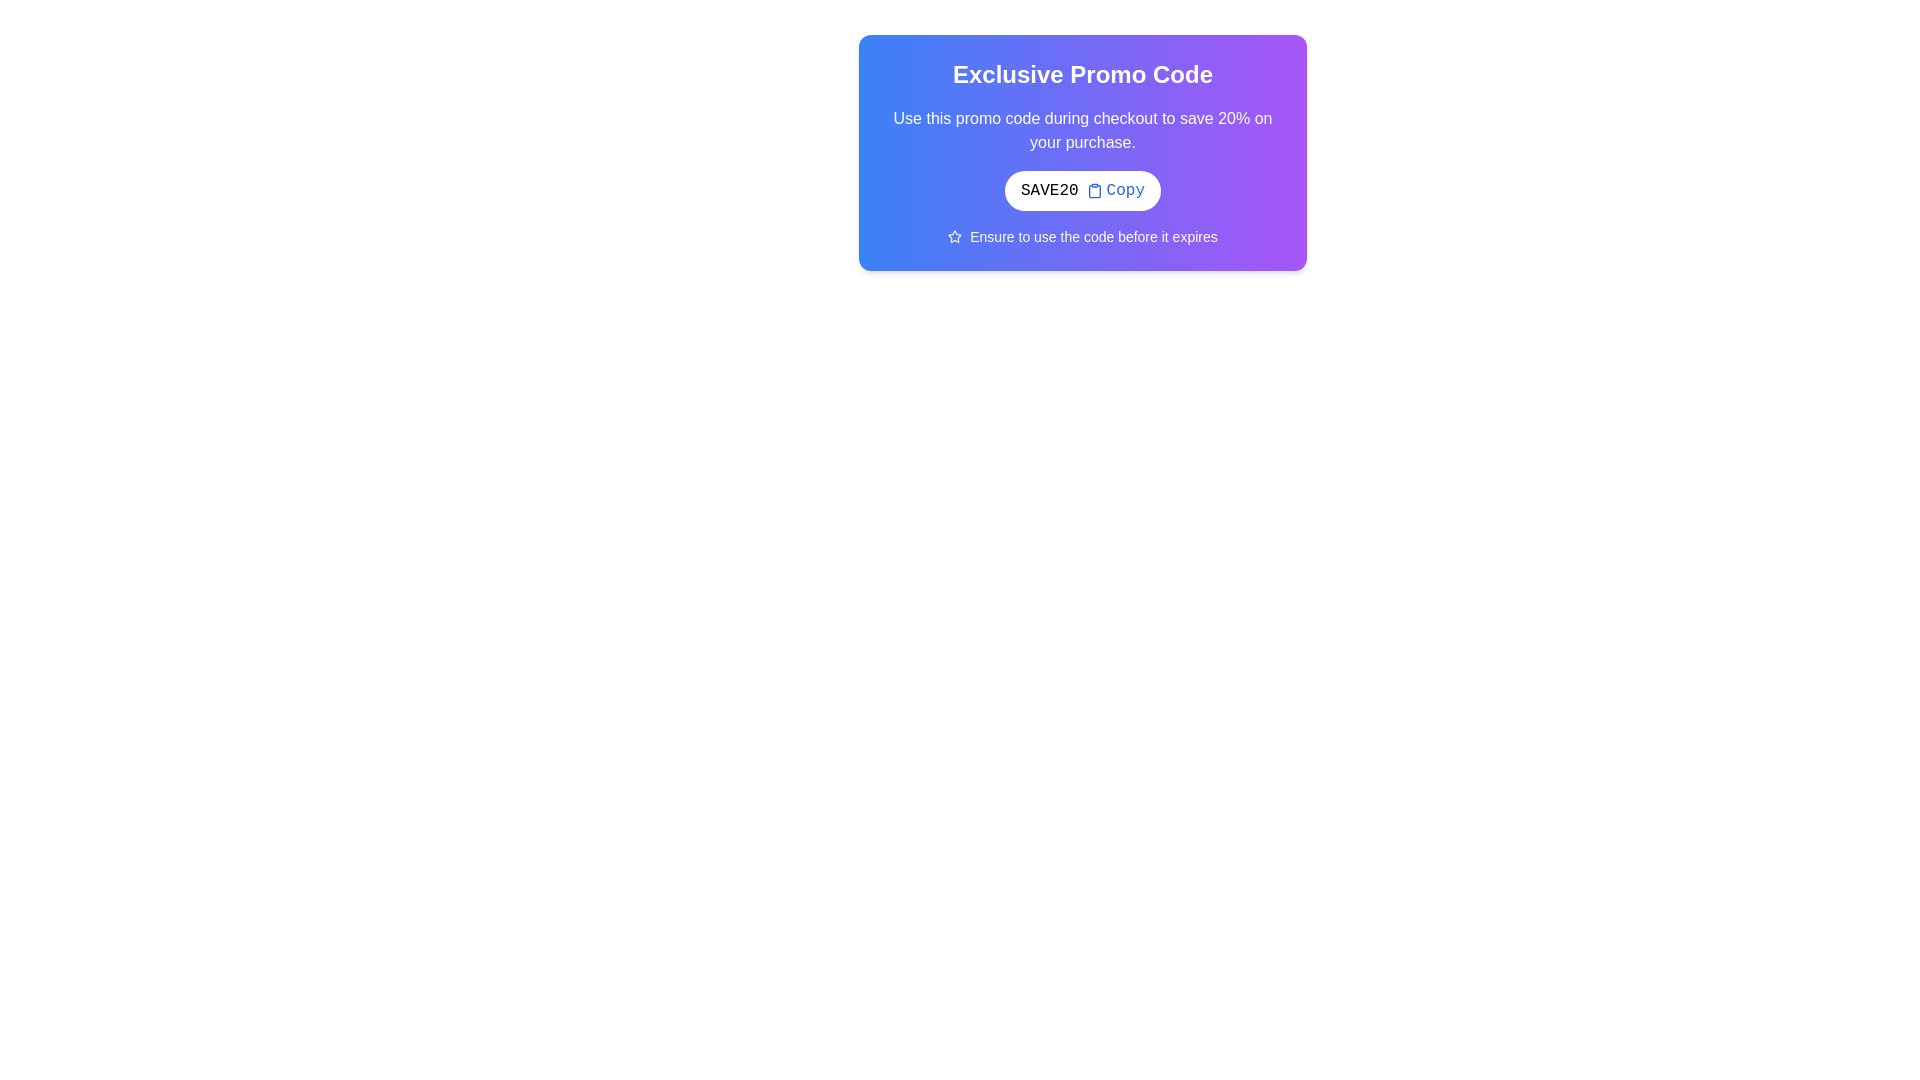 The image size is (1920, 1080). What do you see at coordinates (1082, 131) in the screenshot?
I see `informational text of the label that contains the promo code instructions, which is styled in white text on a gradient background, located below the title 'Exclusive Promo Code'` at bounding box center [1082, 131].